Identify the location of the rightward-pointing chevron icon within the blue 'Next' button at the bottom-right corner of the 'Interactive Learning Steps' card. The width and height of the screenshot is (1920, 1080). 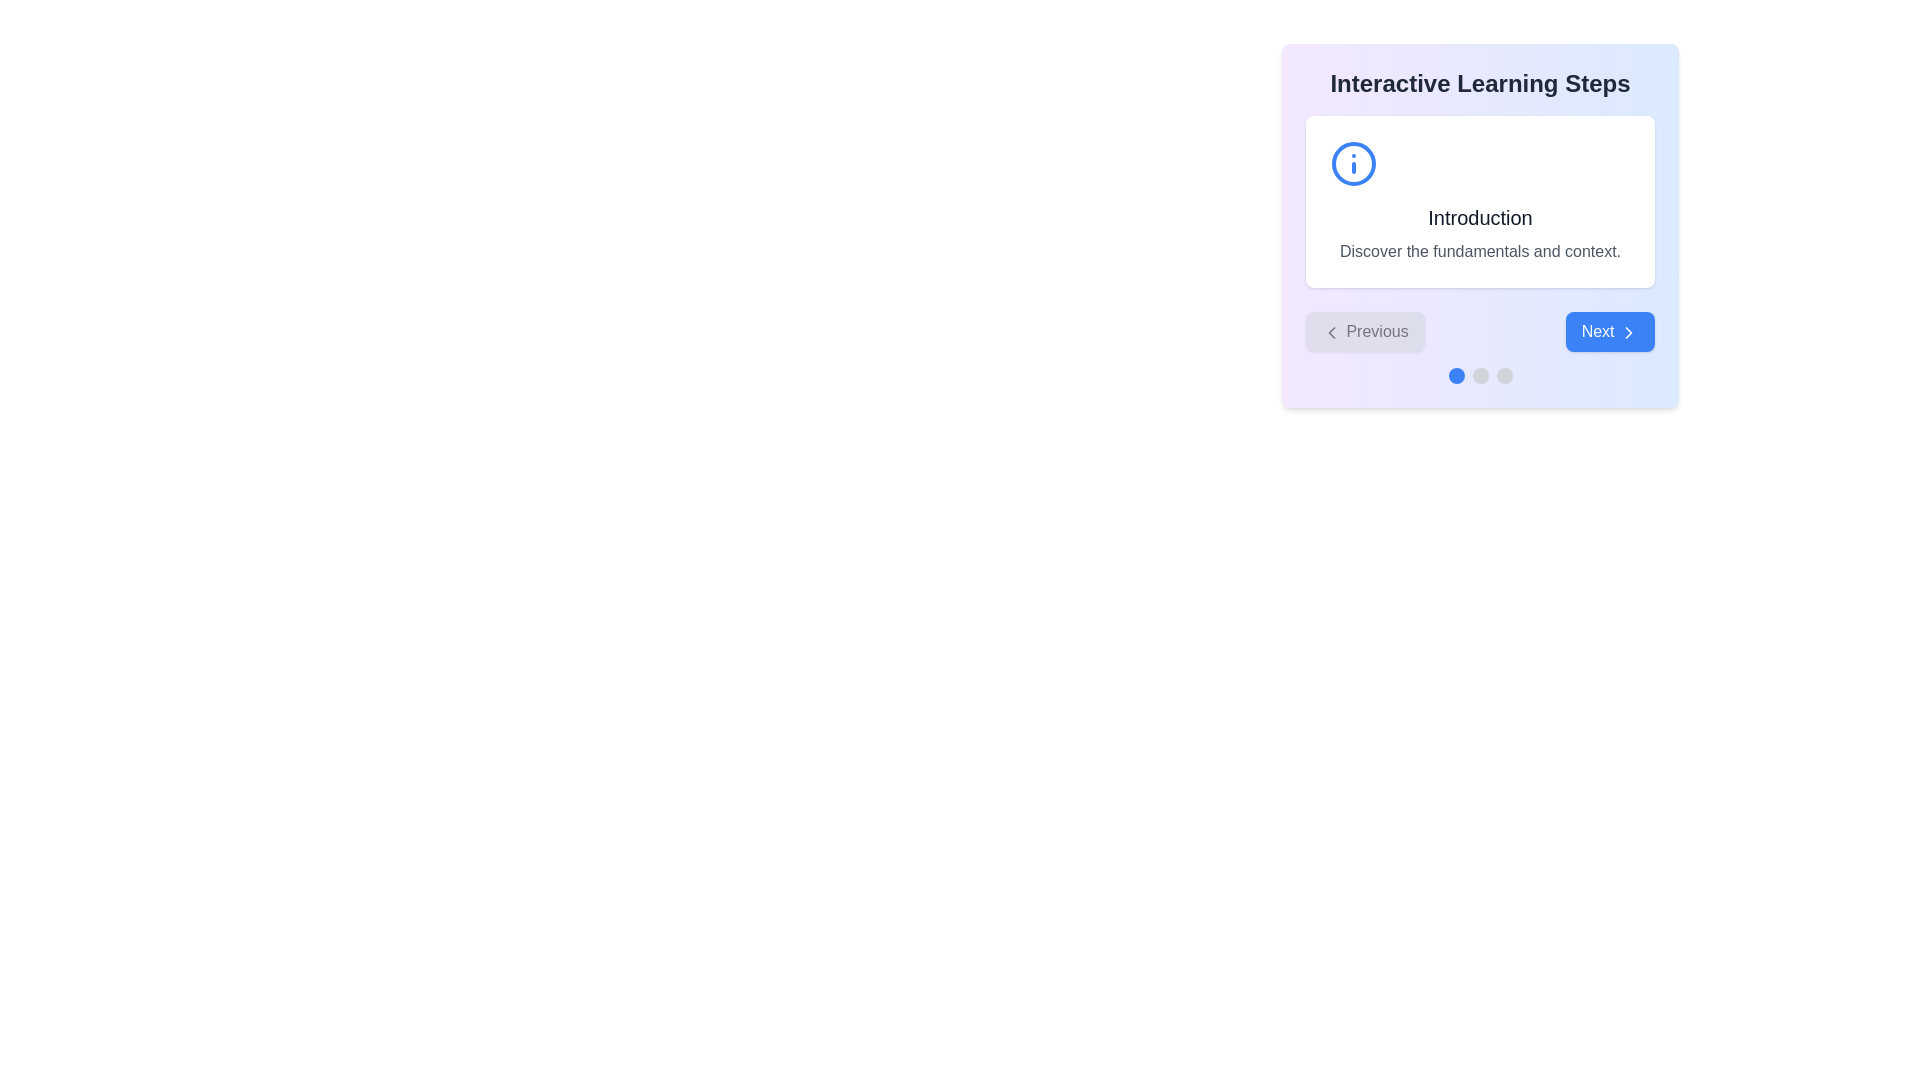
(1628, 330).